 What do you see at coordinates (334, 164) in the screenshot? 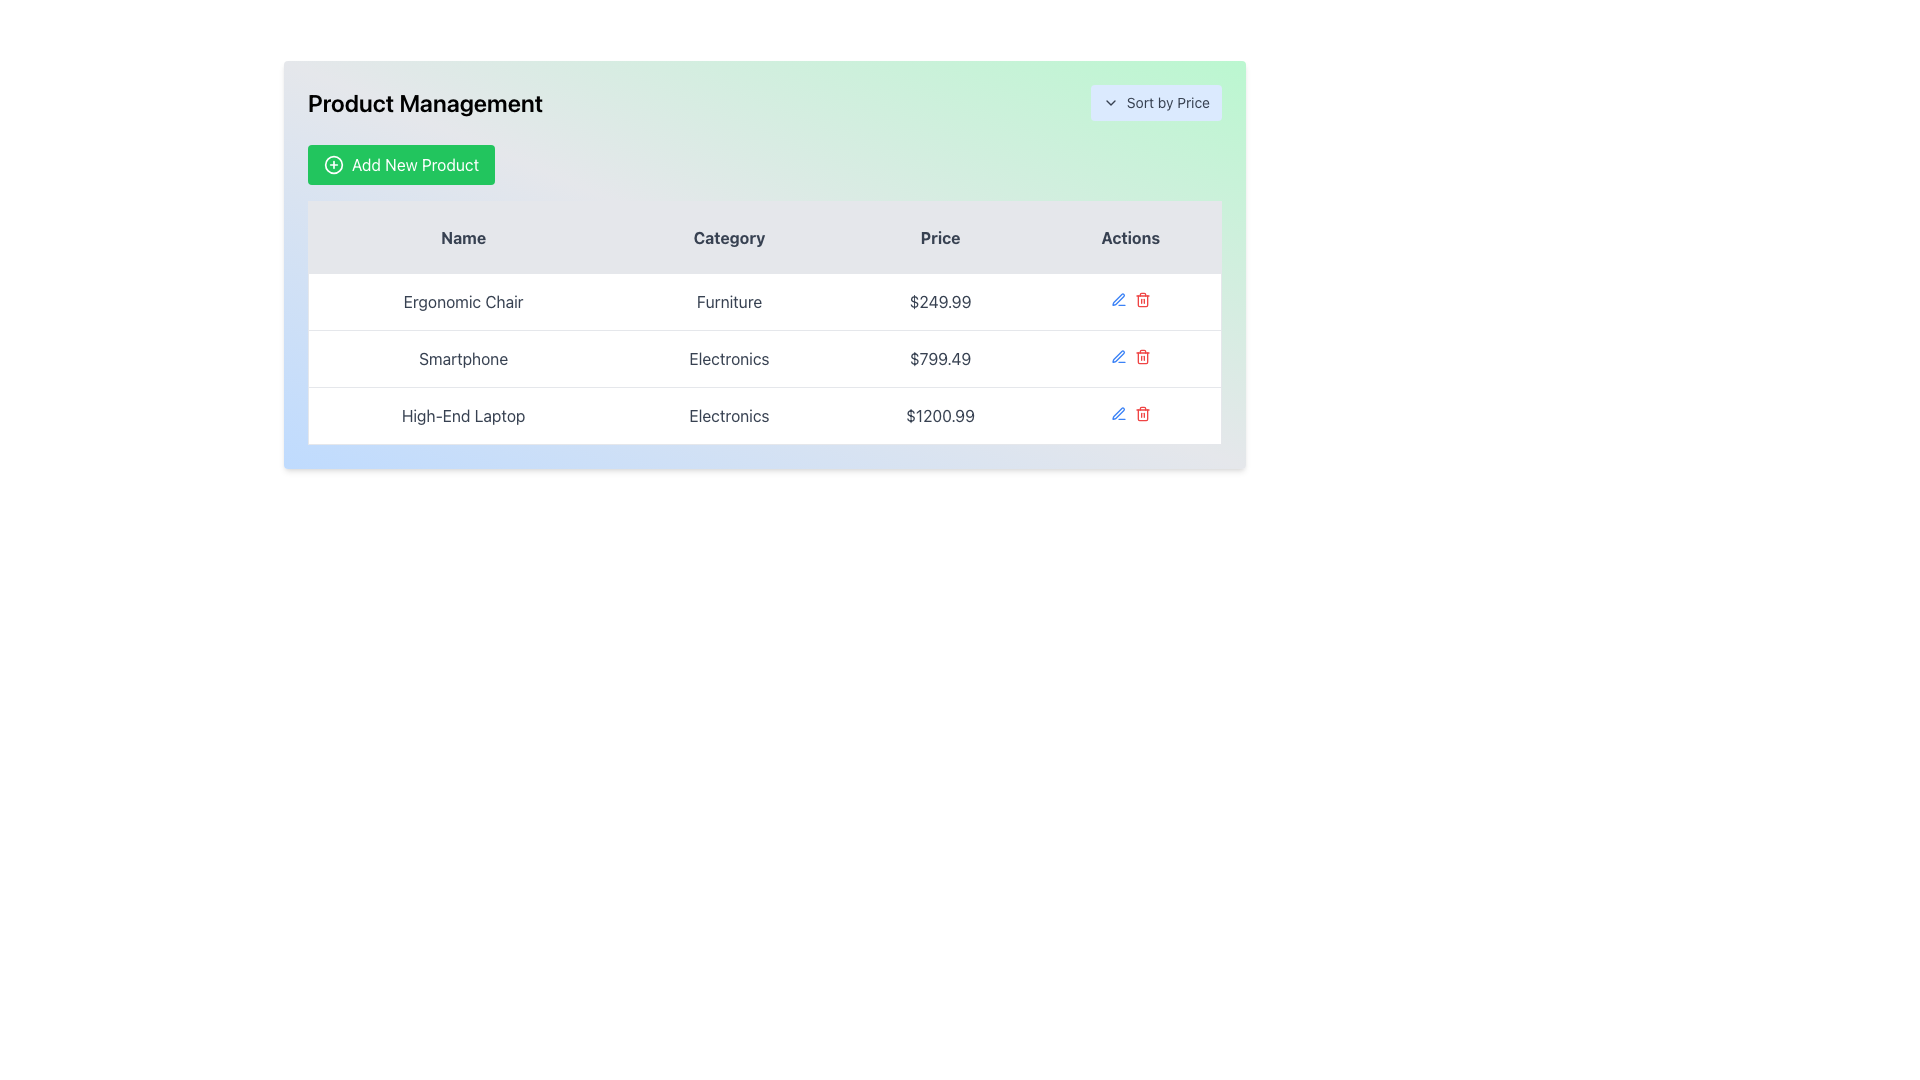
I see `the Decorative SVG Circle located within the green 'Add New Product' button, positioned below the 'Product Management' header and aligned to the left` at bounding box center [334, 164].